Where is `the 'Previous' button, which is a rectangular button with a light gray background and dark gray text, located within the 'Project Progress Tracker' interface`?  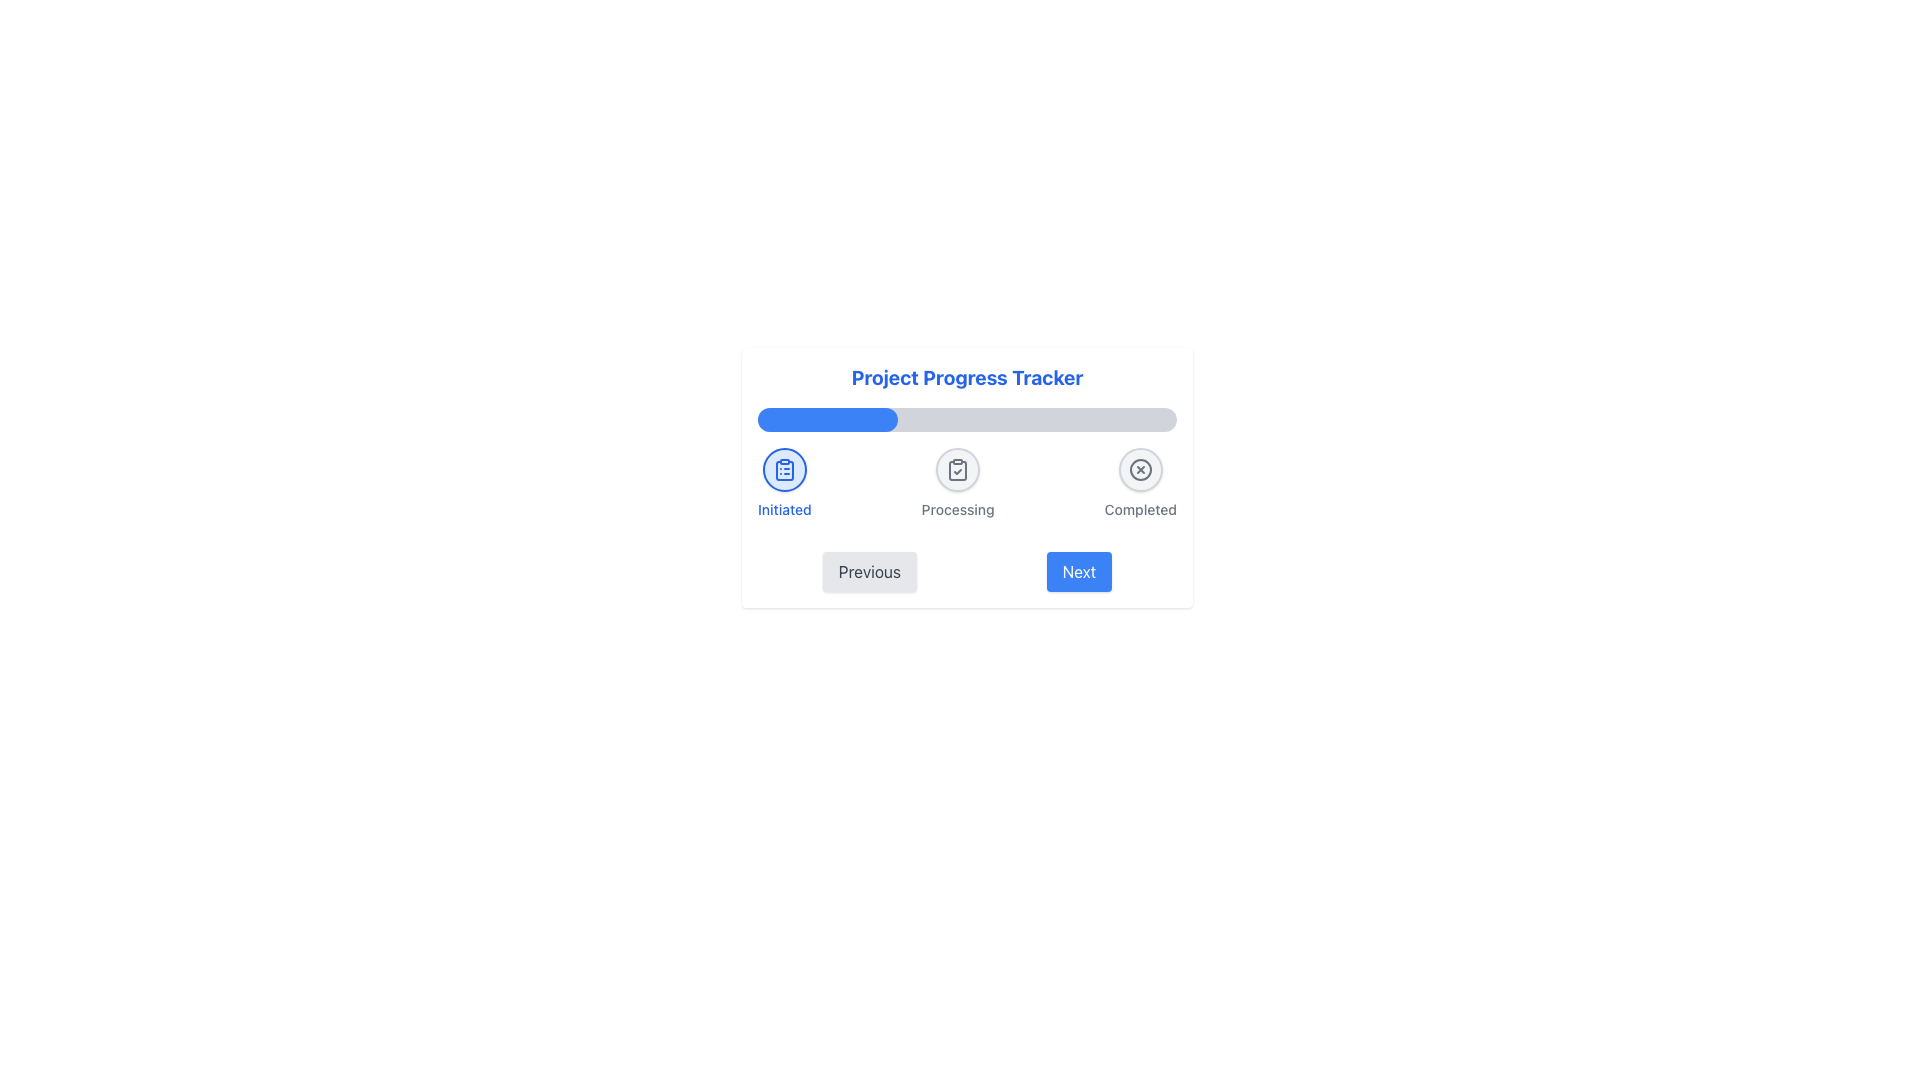
the 'Previous' button, which is a rectangular button with a light gray background and dark gray text, located within the 'Project Progress Tracker' interface is located at coordinates (869, 571).